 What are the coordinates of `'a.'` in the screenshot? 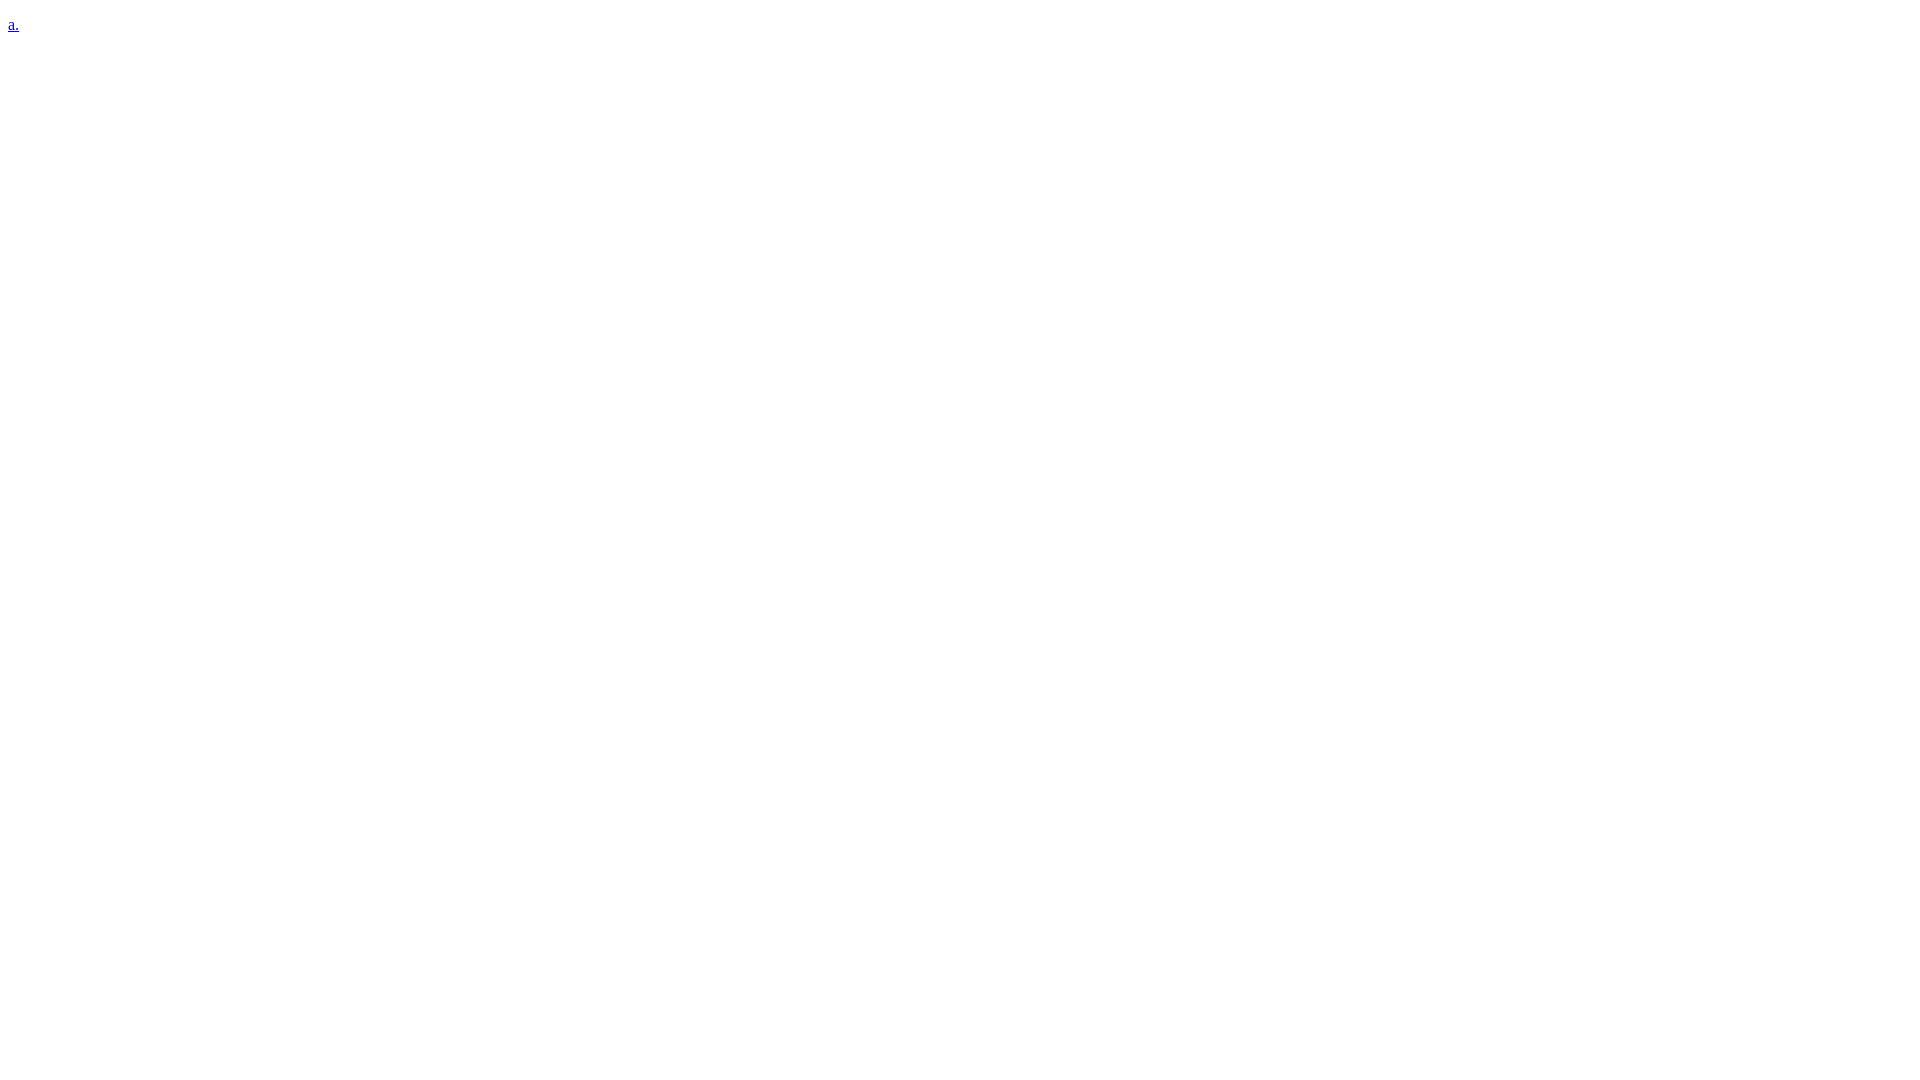 It's located at (8, 24).